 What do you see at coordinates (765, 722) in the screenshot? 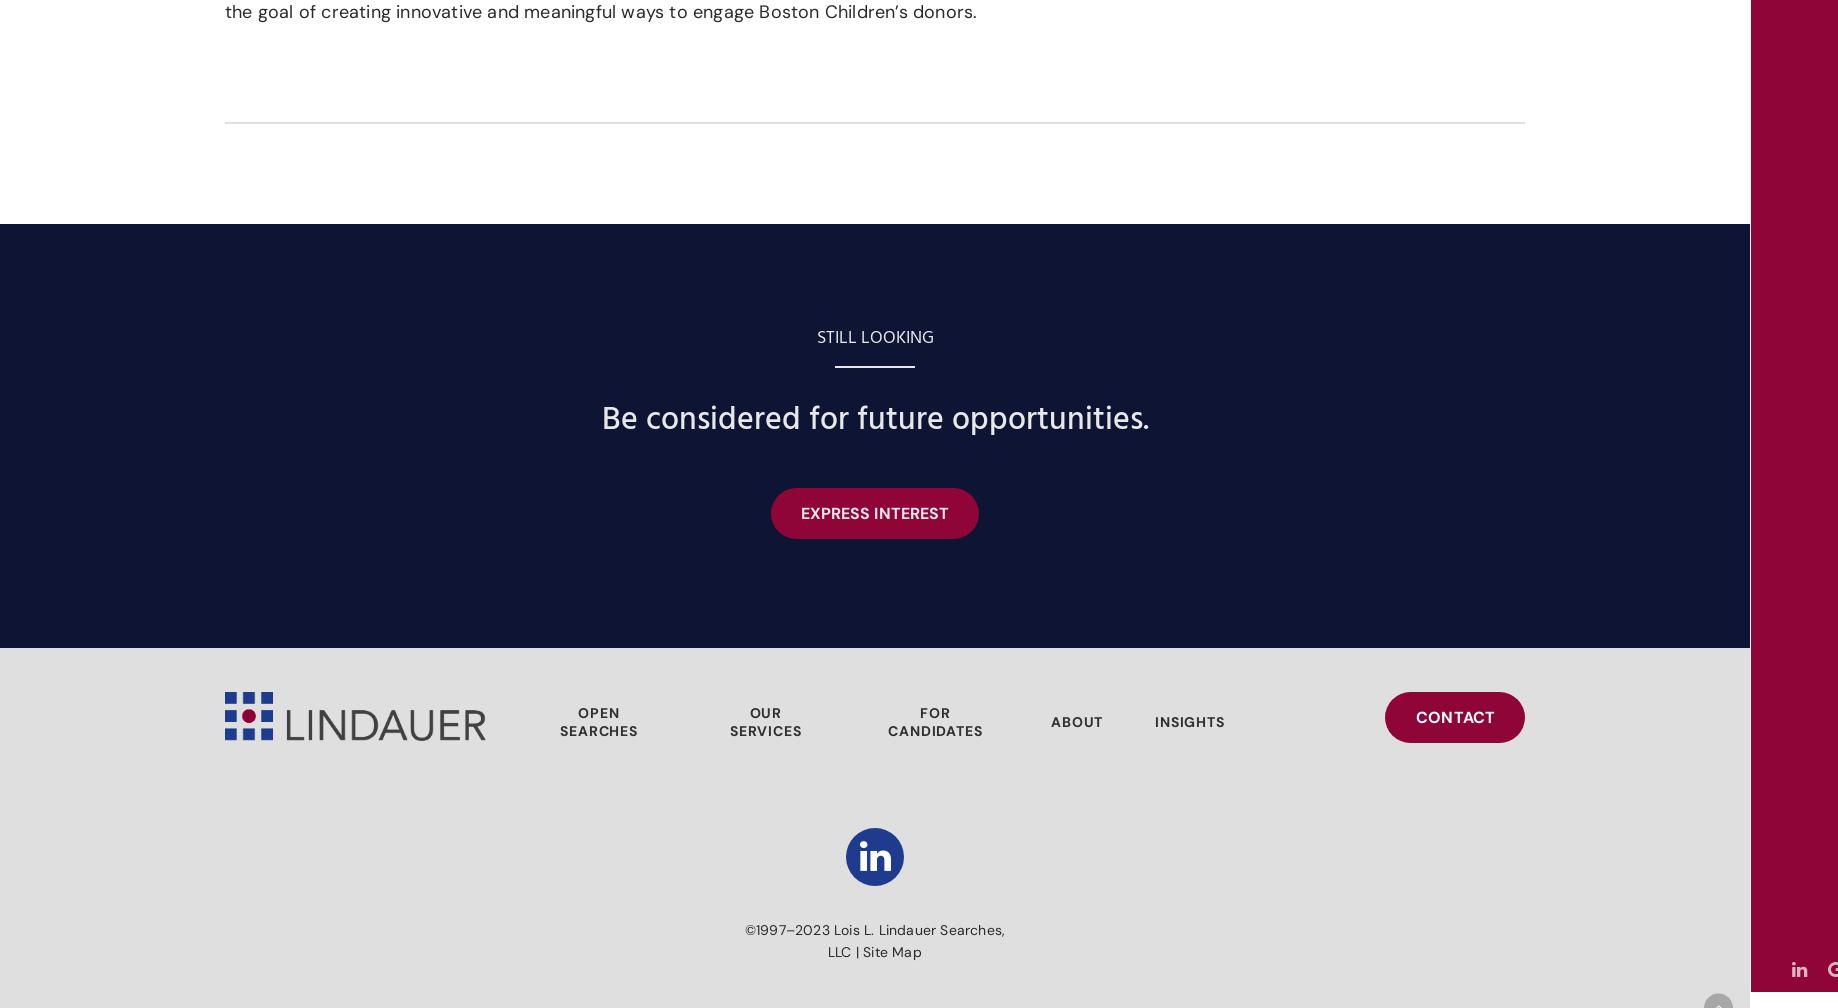
I see `'Our Services'` at bounding box center [765, 722].